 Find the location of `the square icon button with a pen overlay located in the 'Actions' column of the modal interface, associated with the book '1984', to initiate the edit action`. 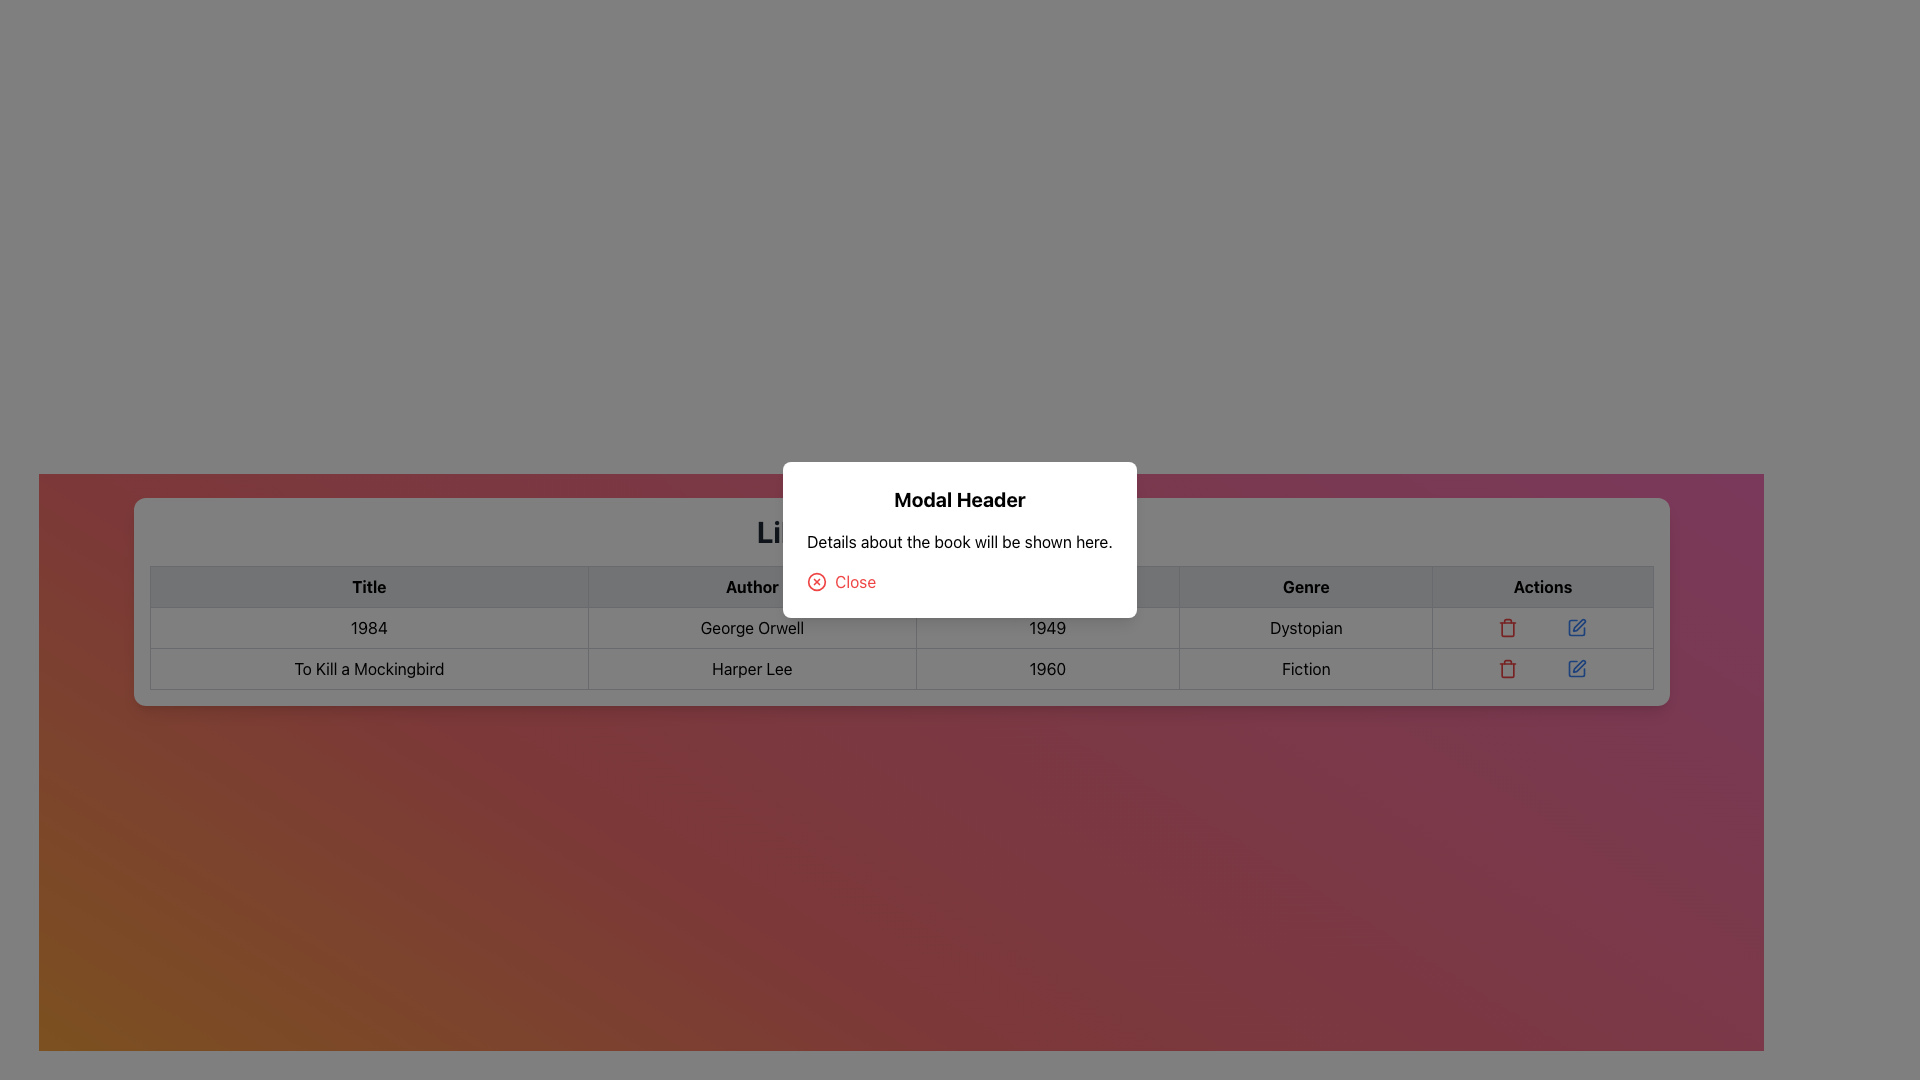

the square icon button with a pen overlay located in the 'Actions' column of the modal interface, associated with the book '1984', to initiate the edit action is located at coordinates (1576, 627).